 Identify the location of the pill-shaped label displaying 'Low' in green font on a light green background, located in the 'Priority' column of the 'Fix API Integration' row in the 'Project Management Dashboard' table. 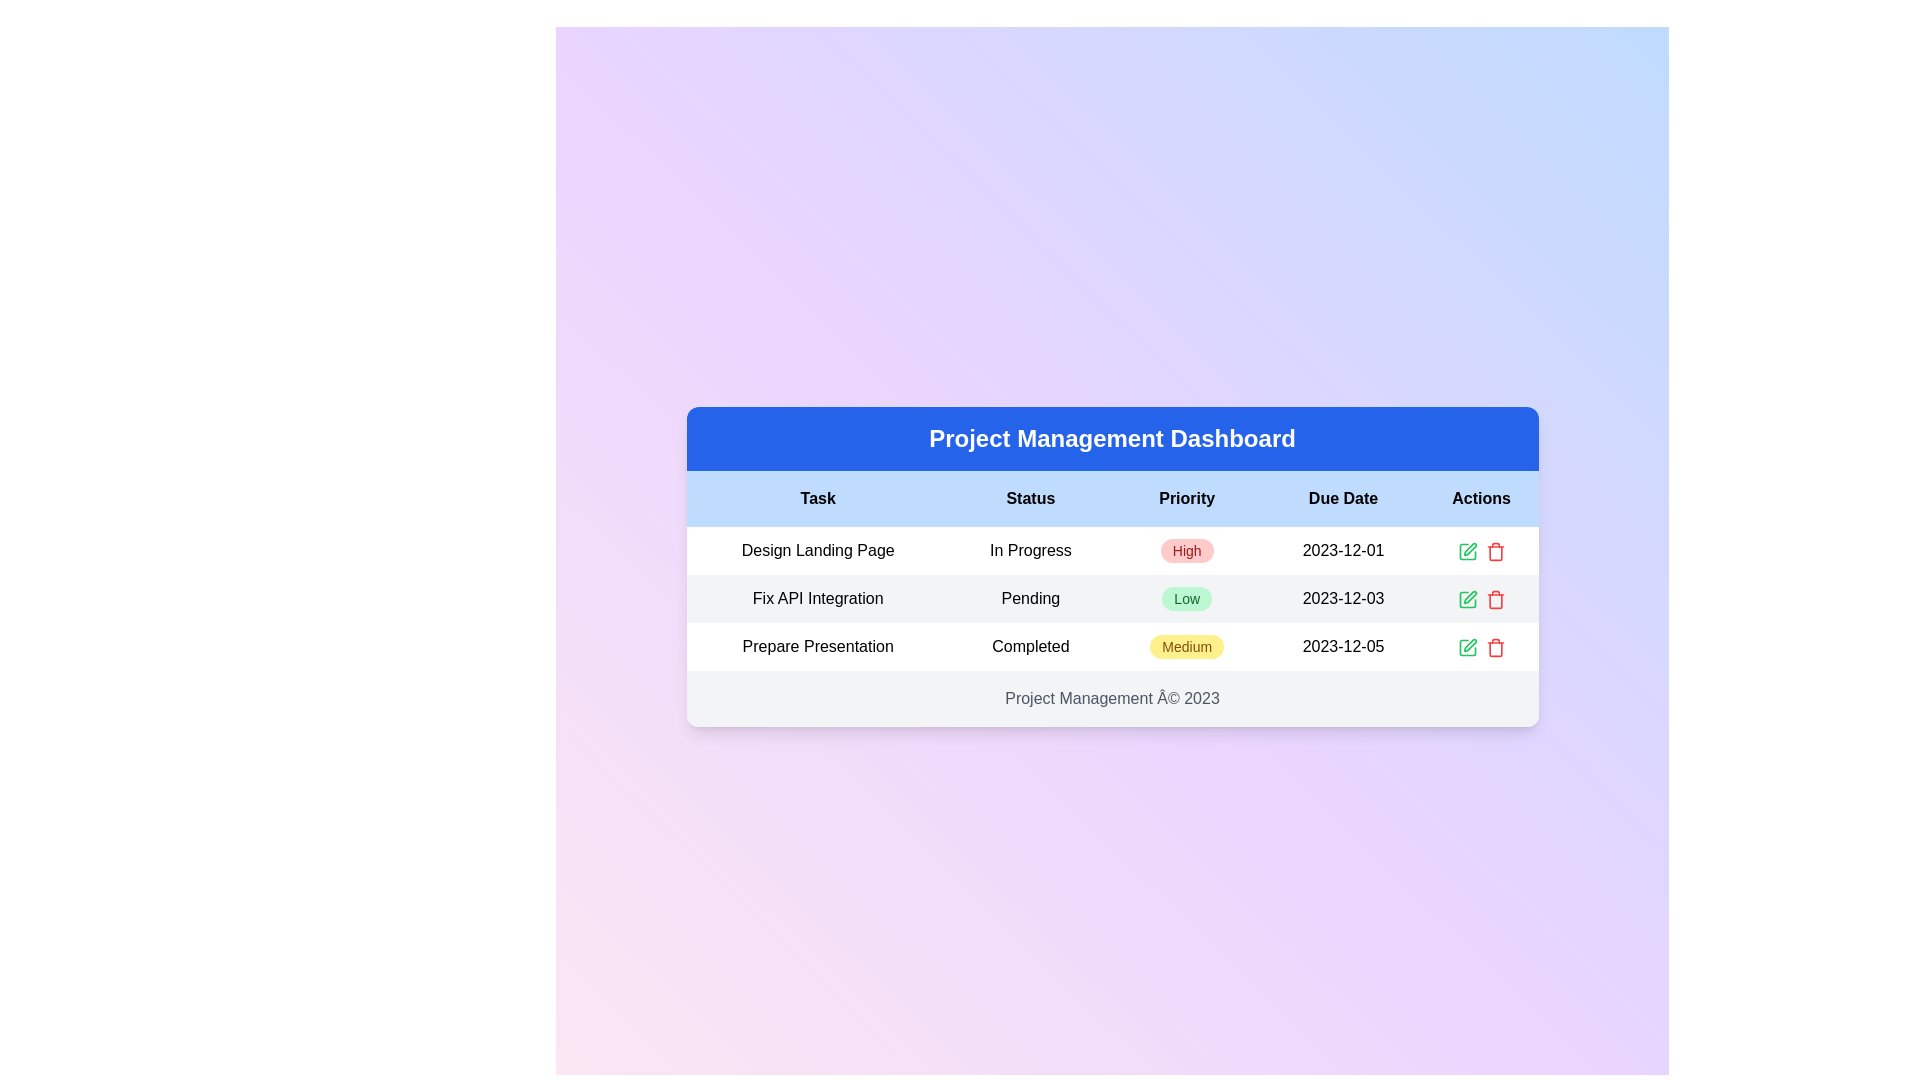
(1187, 597).